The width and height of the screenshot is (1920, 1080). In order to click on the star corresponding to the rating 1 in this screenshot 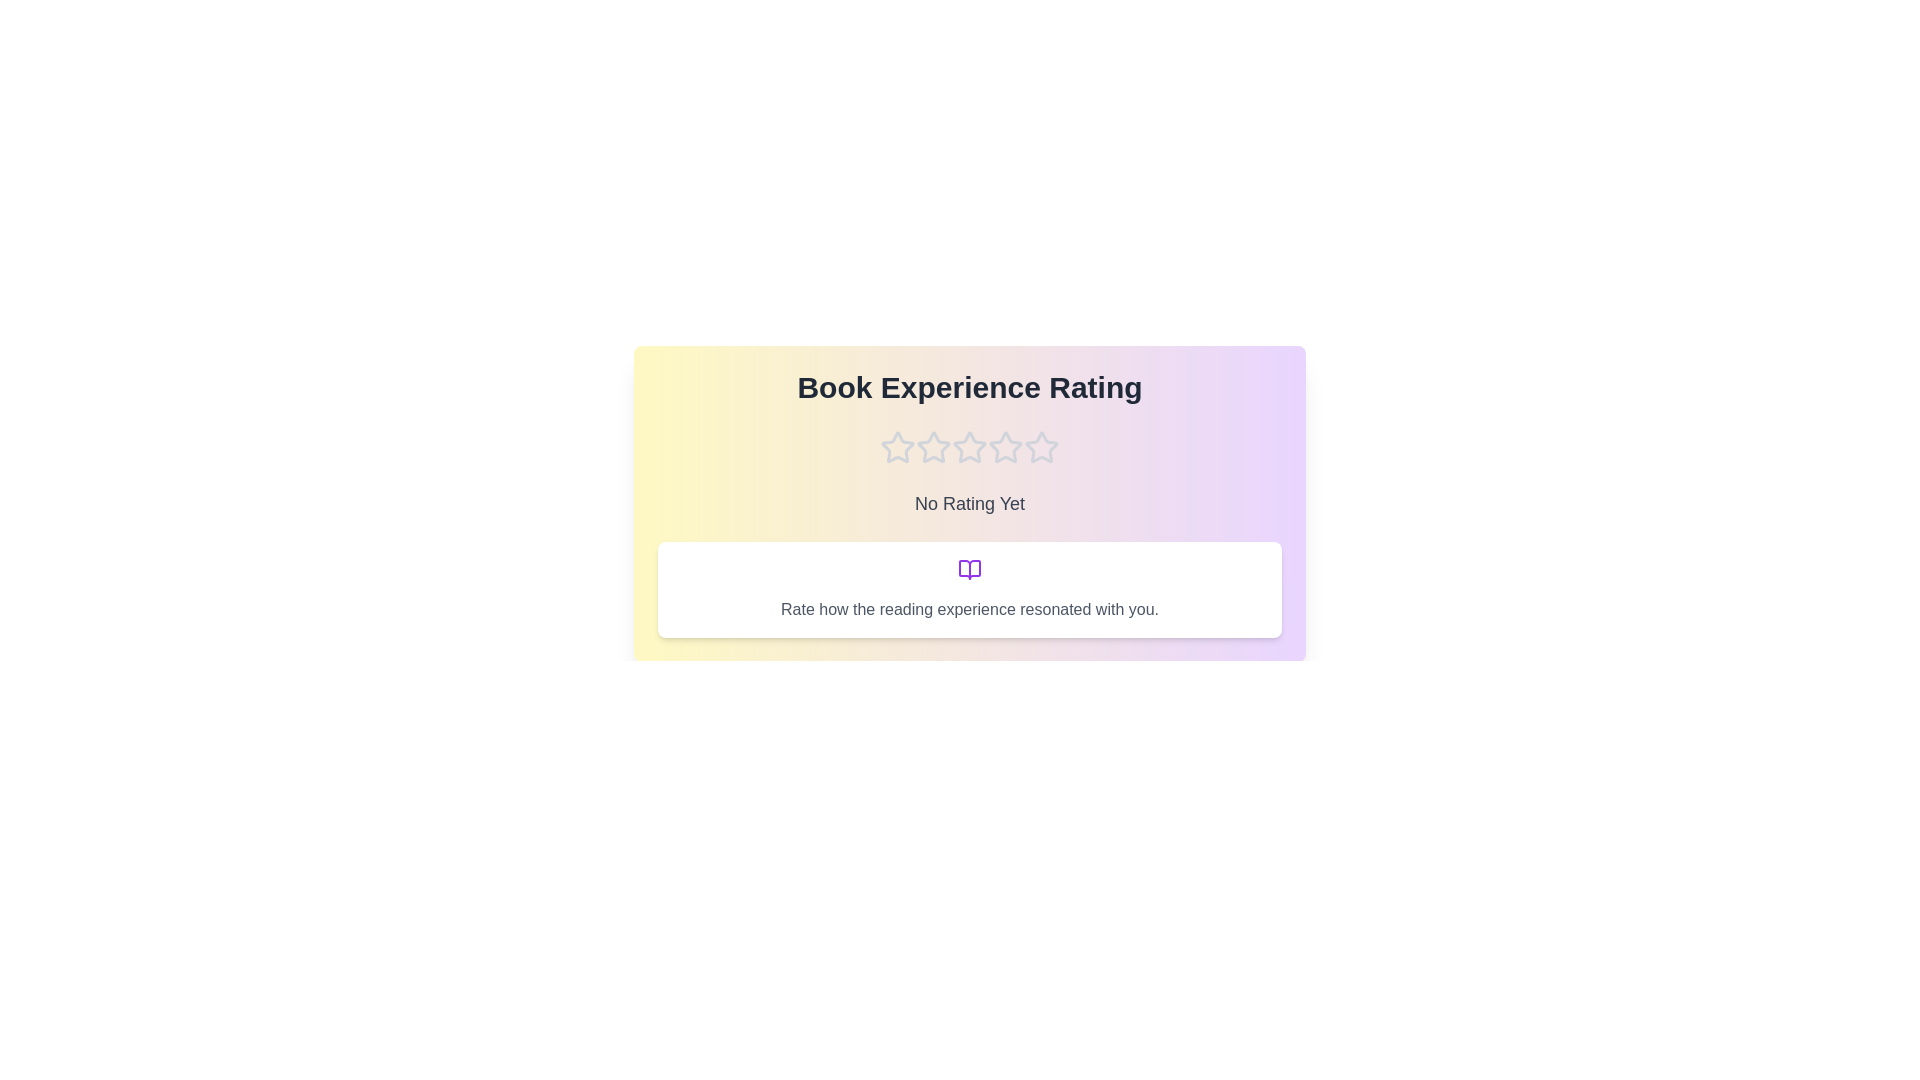, I will do `click(896, 446)`.